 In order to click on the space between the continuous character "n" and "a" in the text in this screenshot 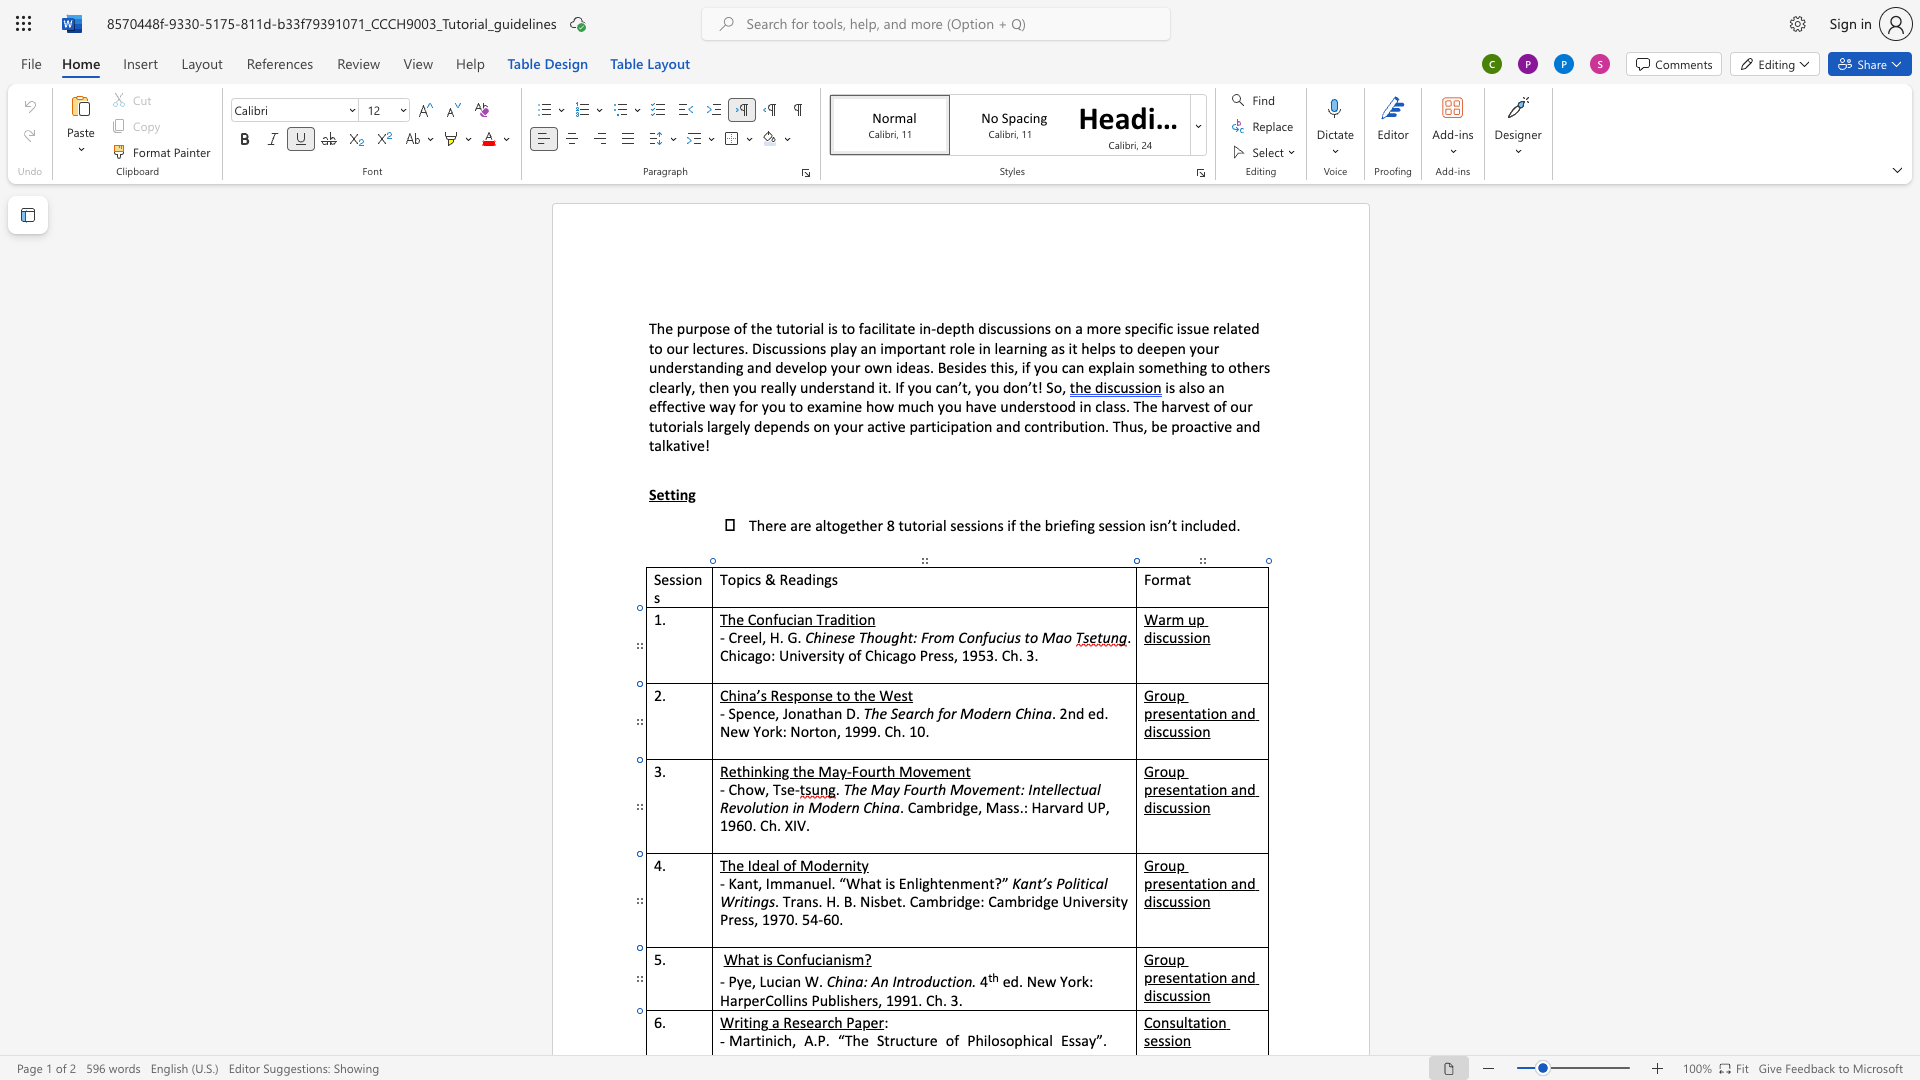, I will do `click(855, 980)`.